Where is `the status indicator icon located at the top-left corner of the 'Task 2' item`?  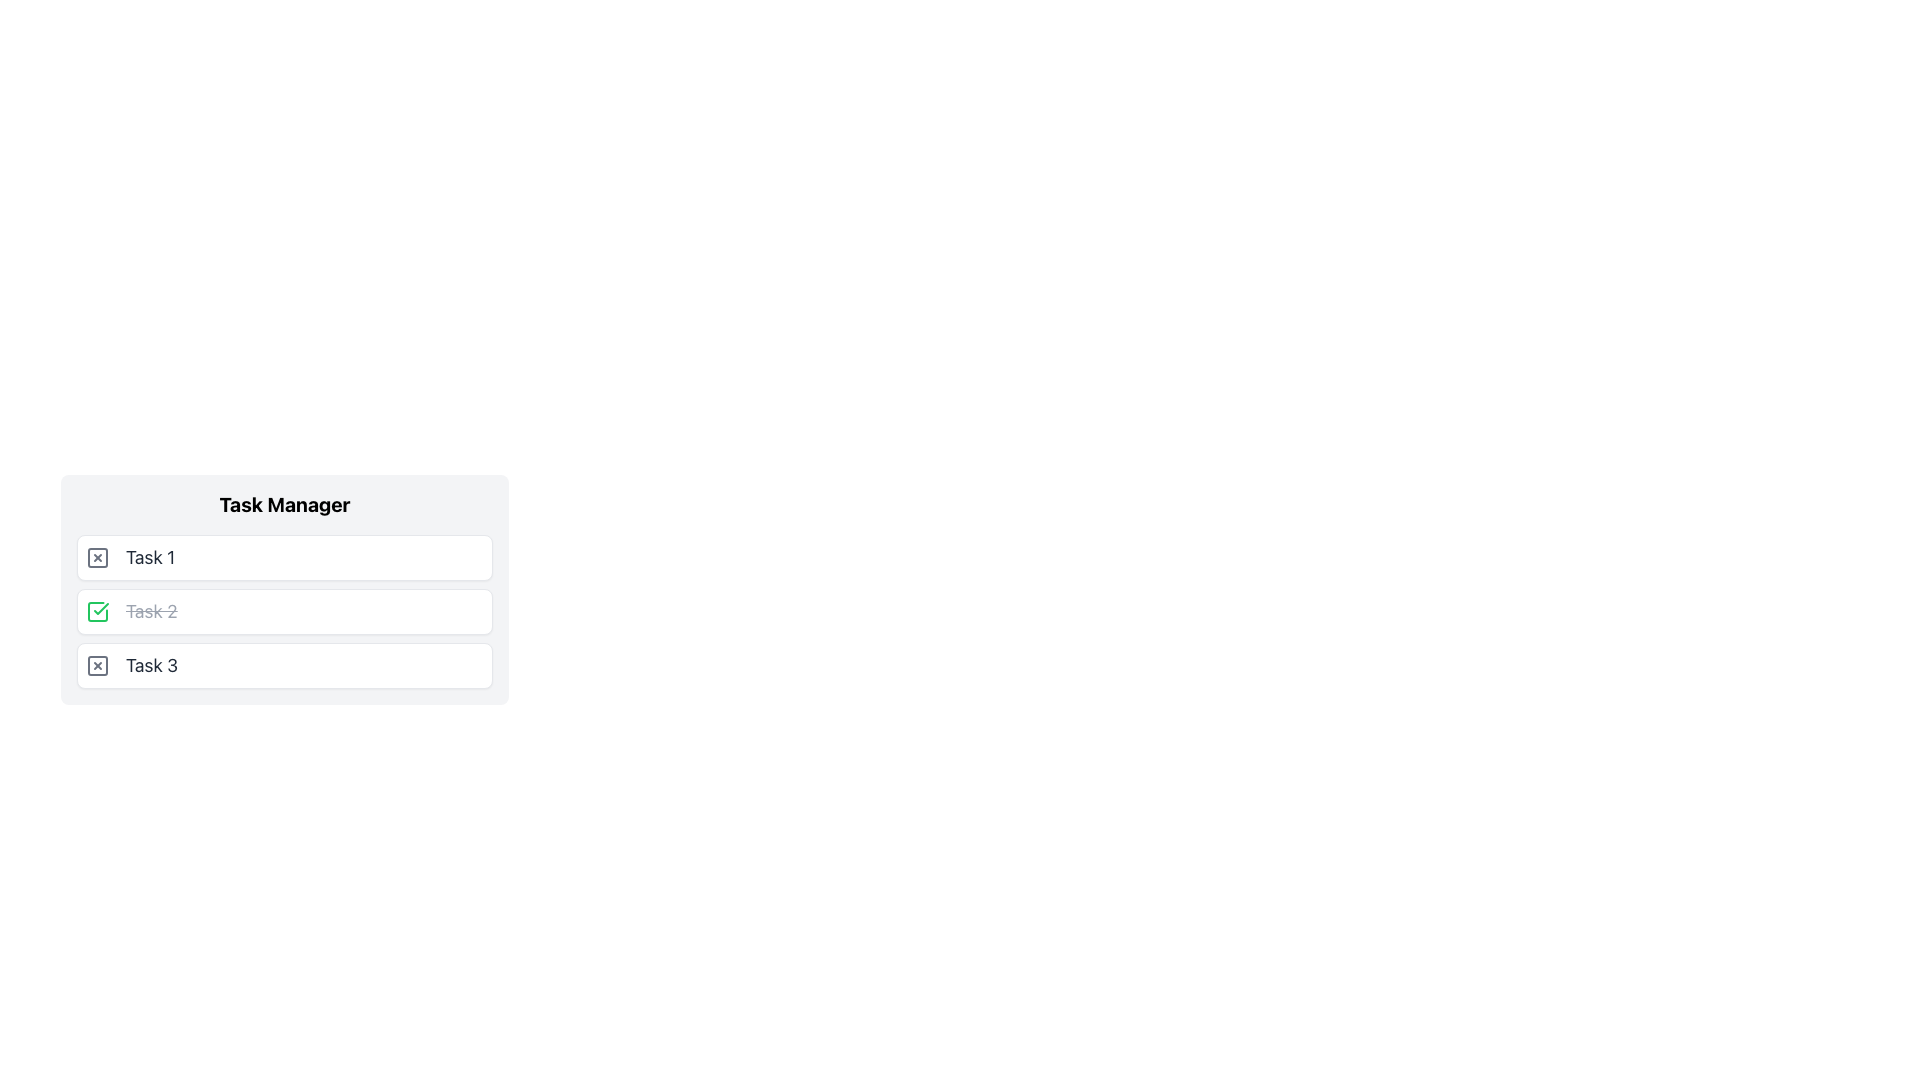 the status indicator icon located at the top-left corner of the 'Task 2' item is located at coordinates (96, 611).